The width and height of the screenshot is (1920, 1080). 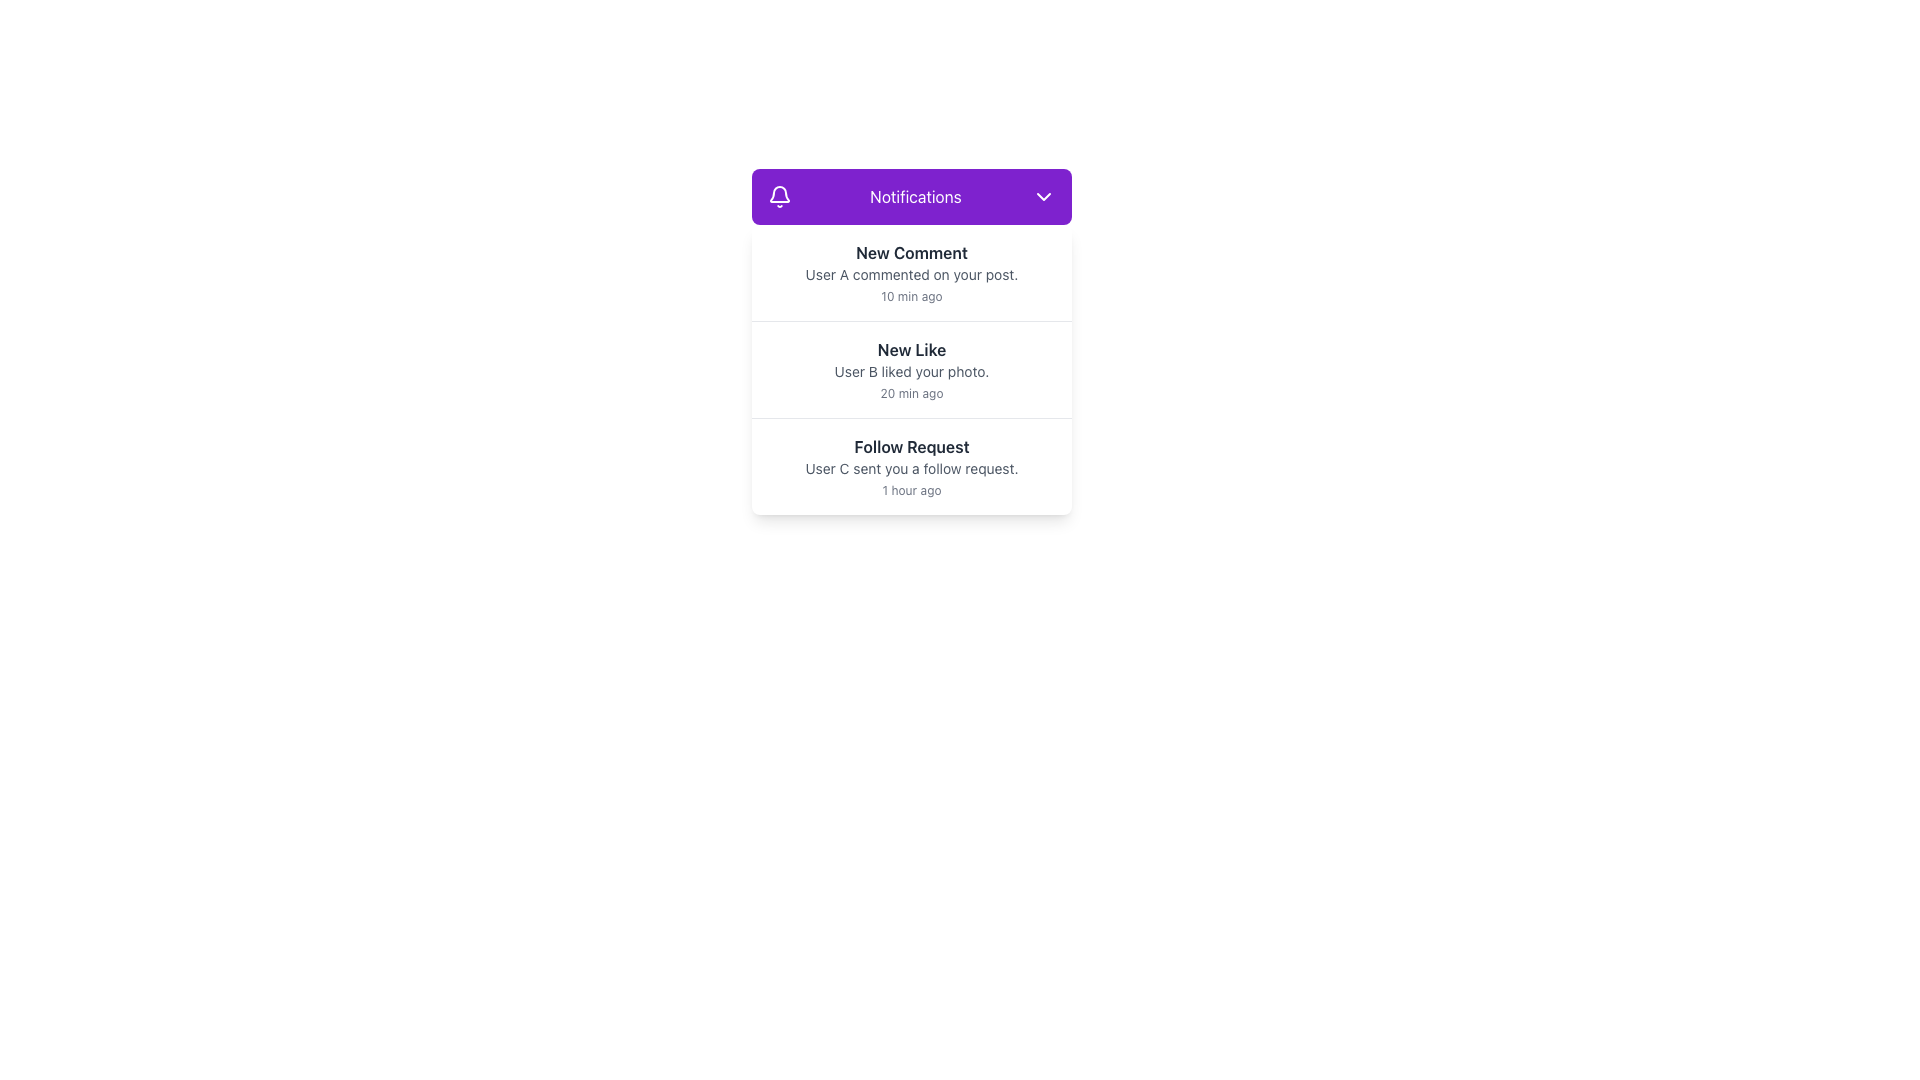 I want to click on the first notification card in the Notifications list, so click(x=911, y=273).